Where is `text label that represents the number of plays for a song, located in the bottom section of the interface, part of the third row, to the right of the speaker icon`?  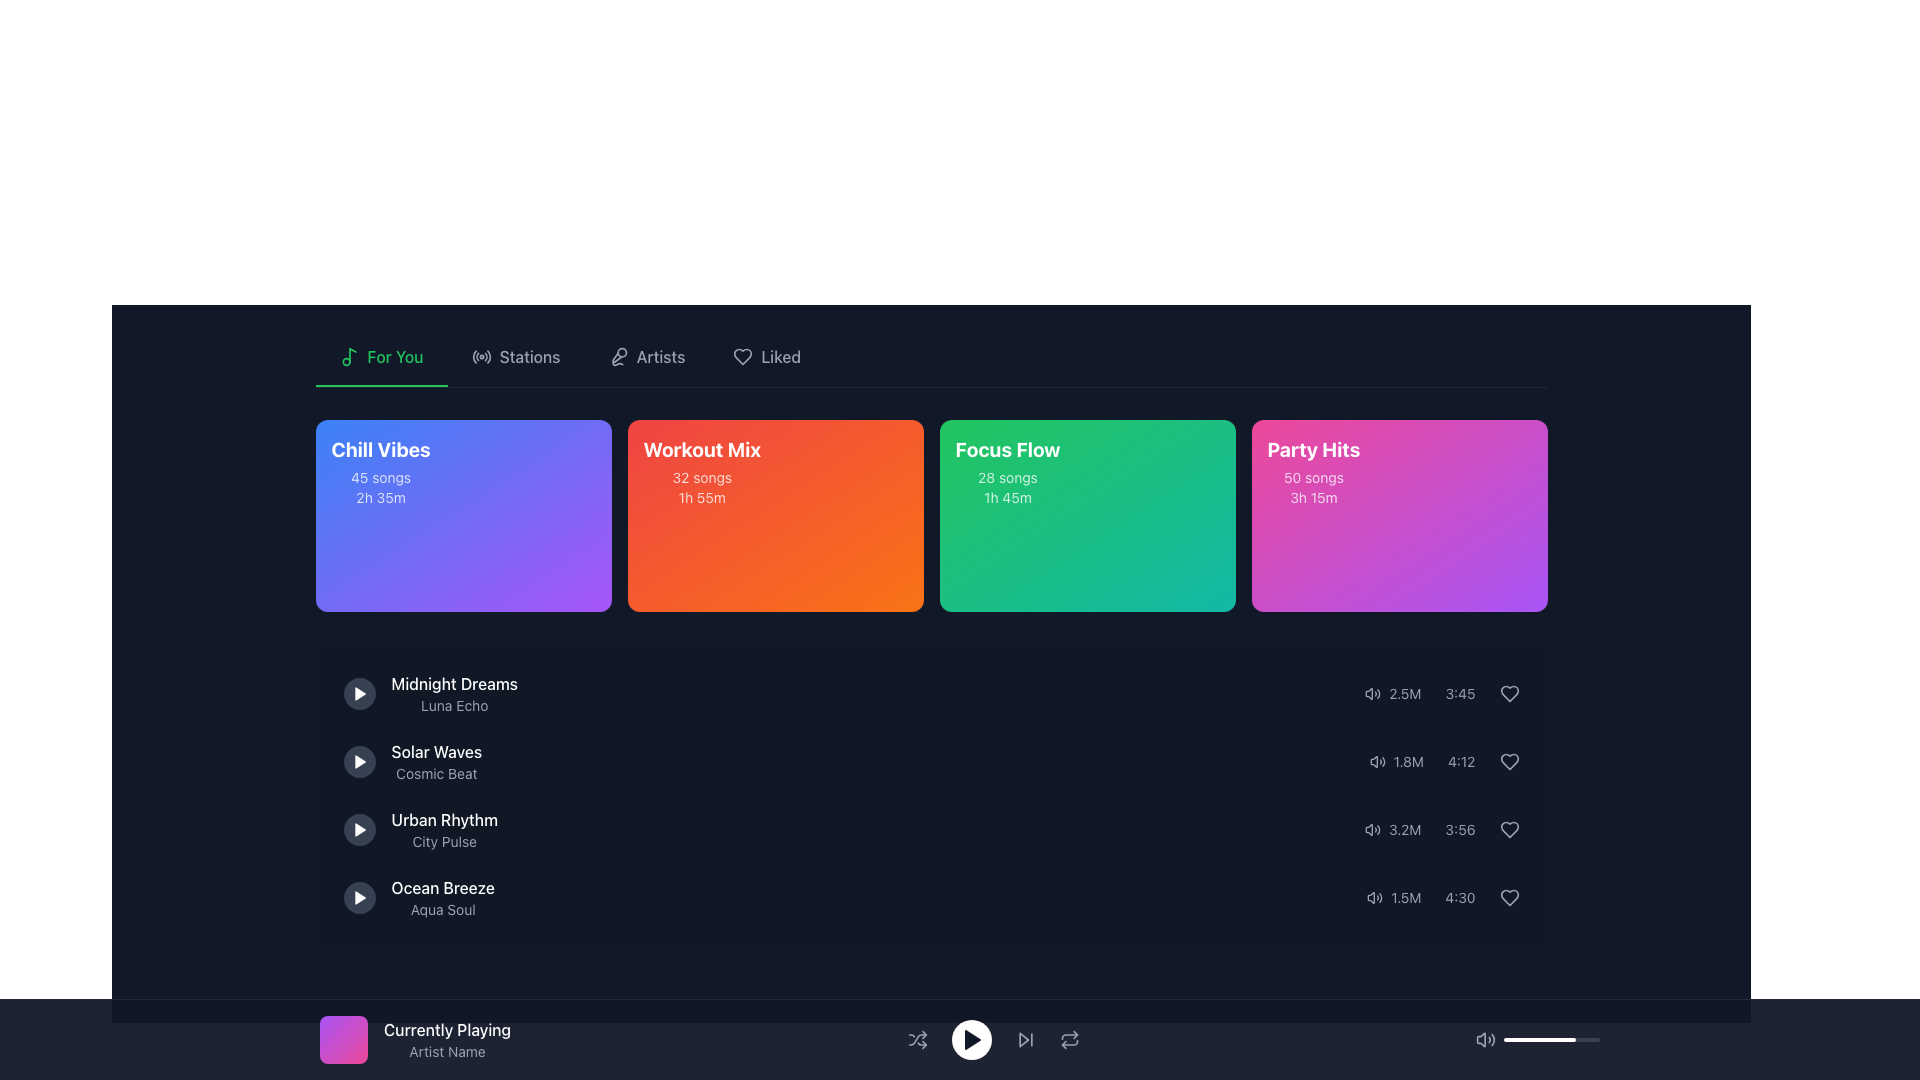
text label that represents the number of plays for a song, located in the bottom section of the interface, part of the third row, to the right of the speaker icon is located at coordinates (1404, 829).